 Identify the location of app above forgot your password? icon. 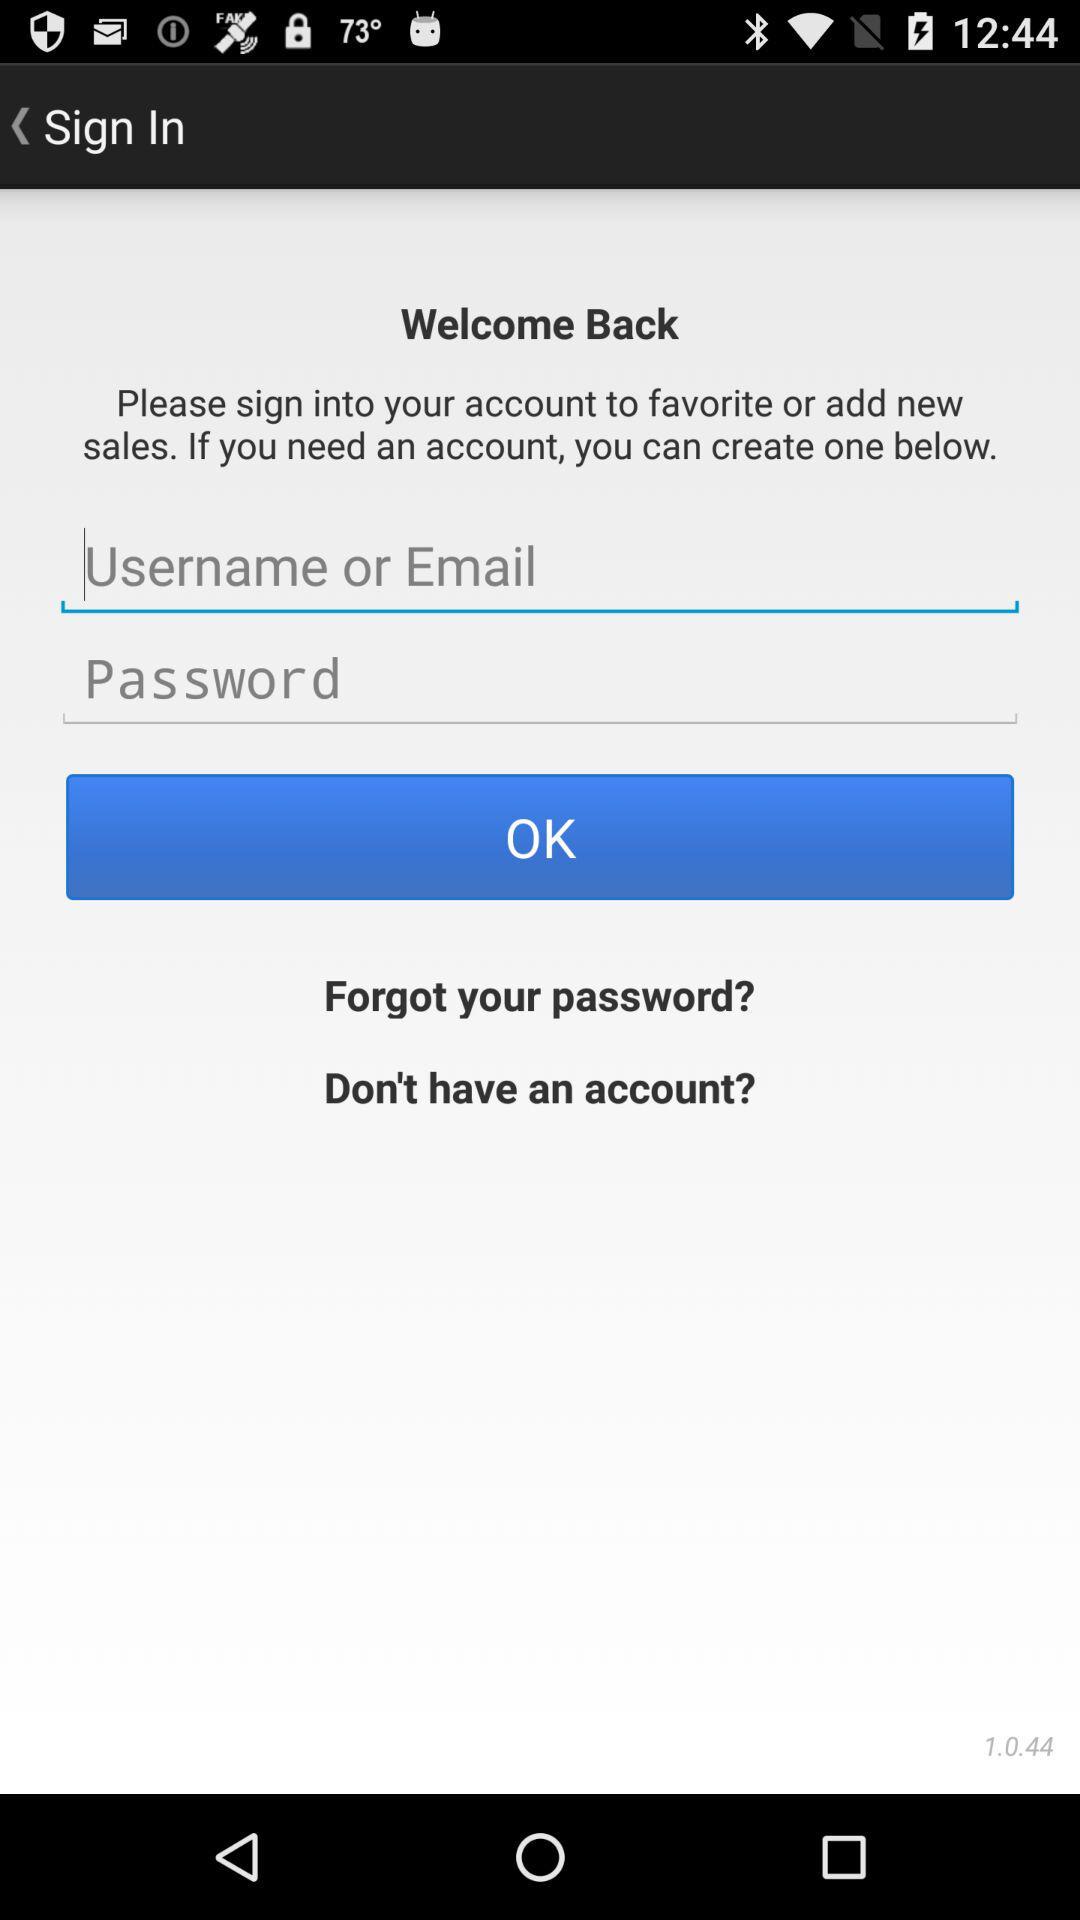
(540, 836).